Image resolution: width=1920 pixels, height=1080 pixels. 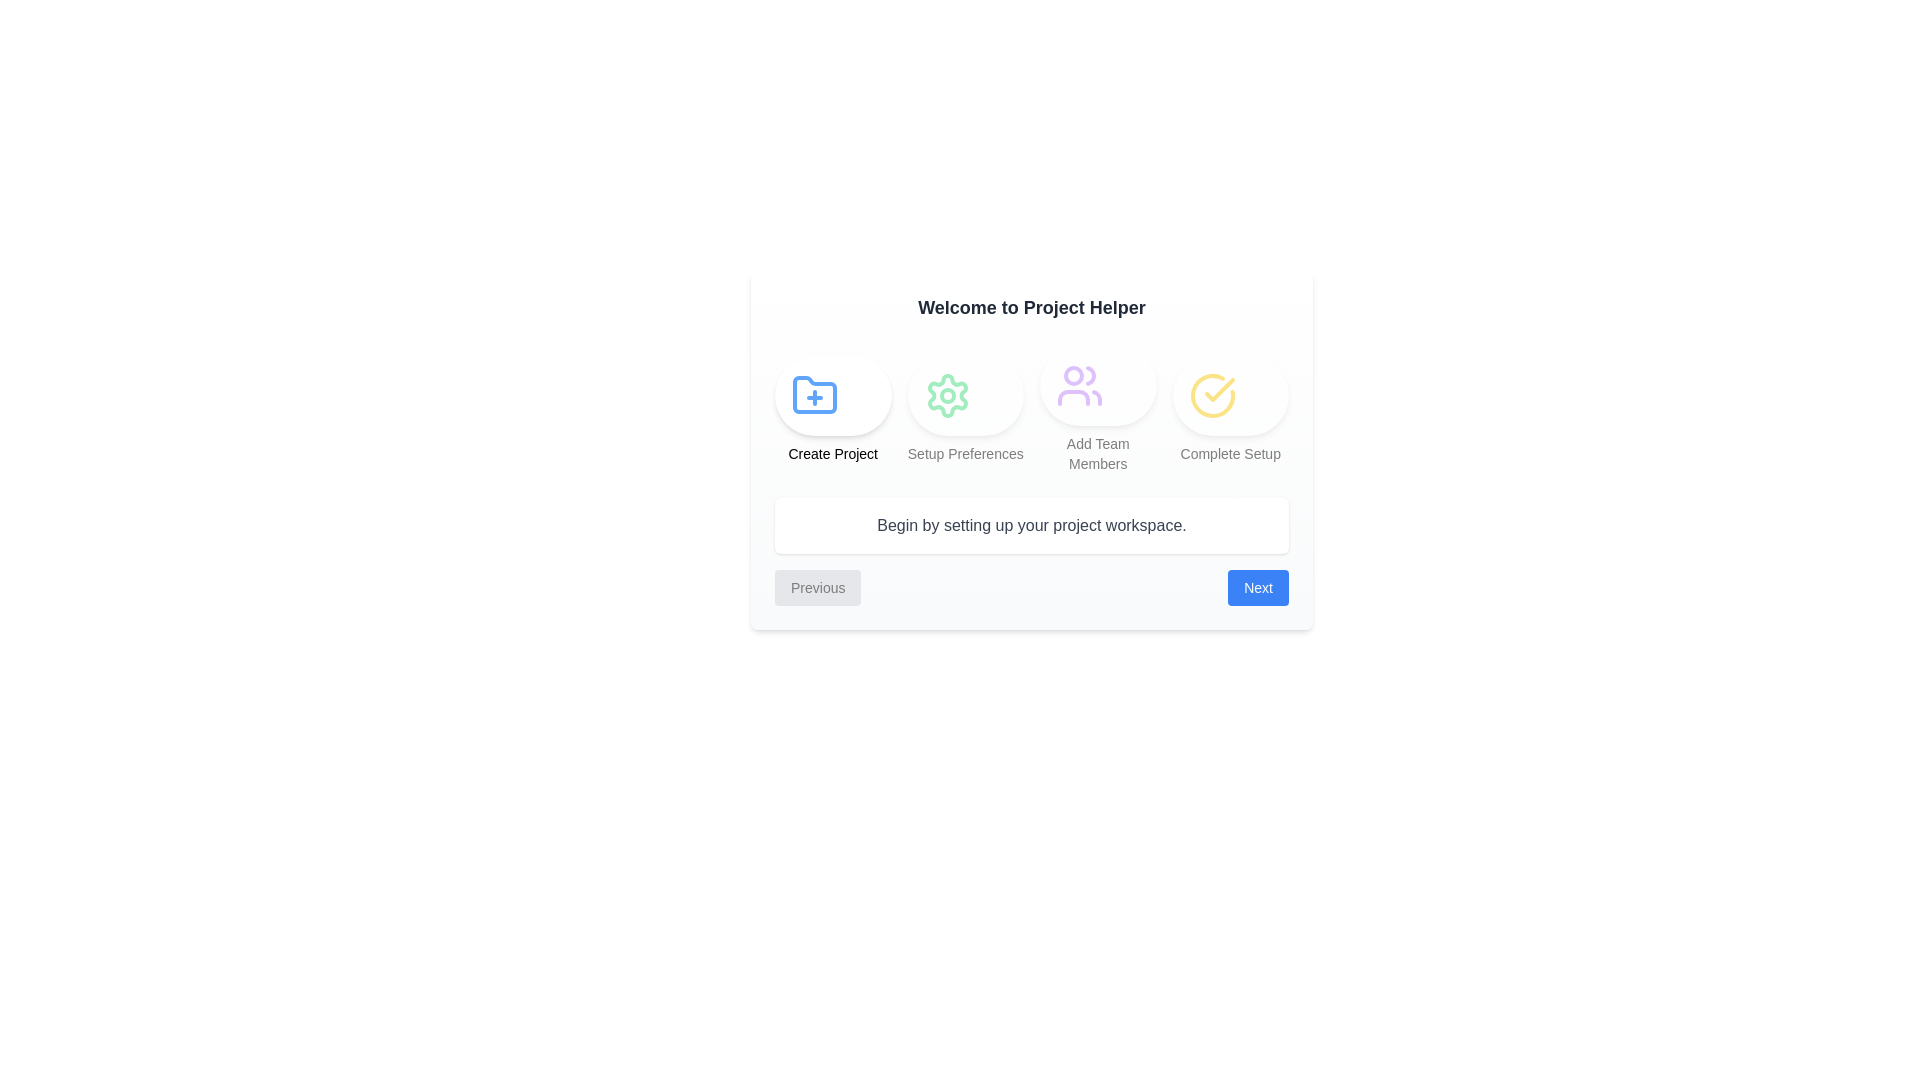 I want to click on Previous button to navigate through the steps, so click(x=818, y=586).